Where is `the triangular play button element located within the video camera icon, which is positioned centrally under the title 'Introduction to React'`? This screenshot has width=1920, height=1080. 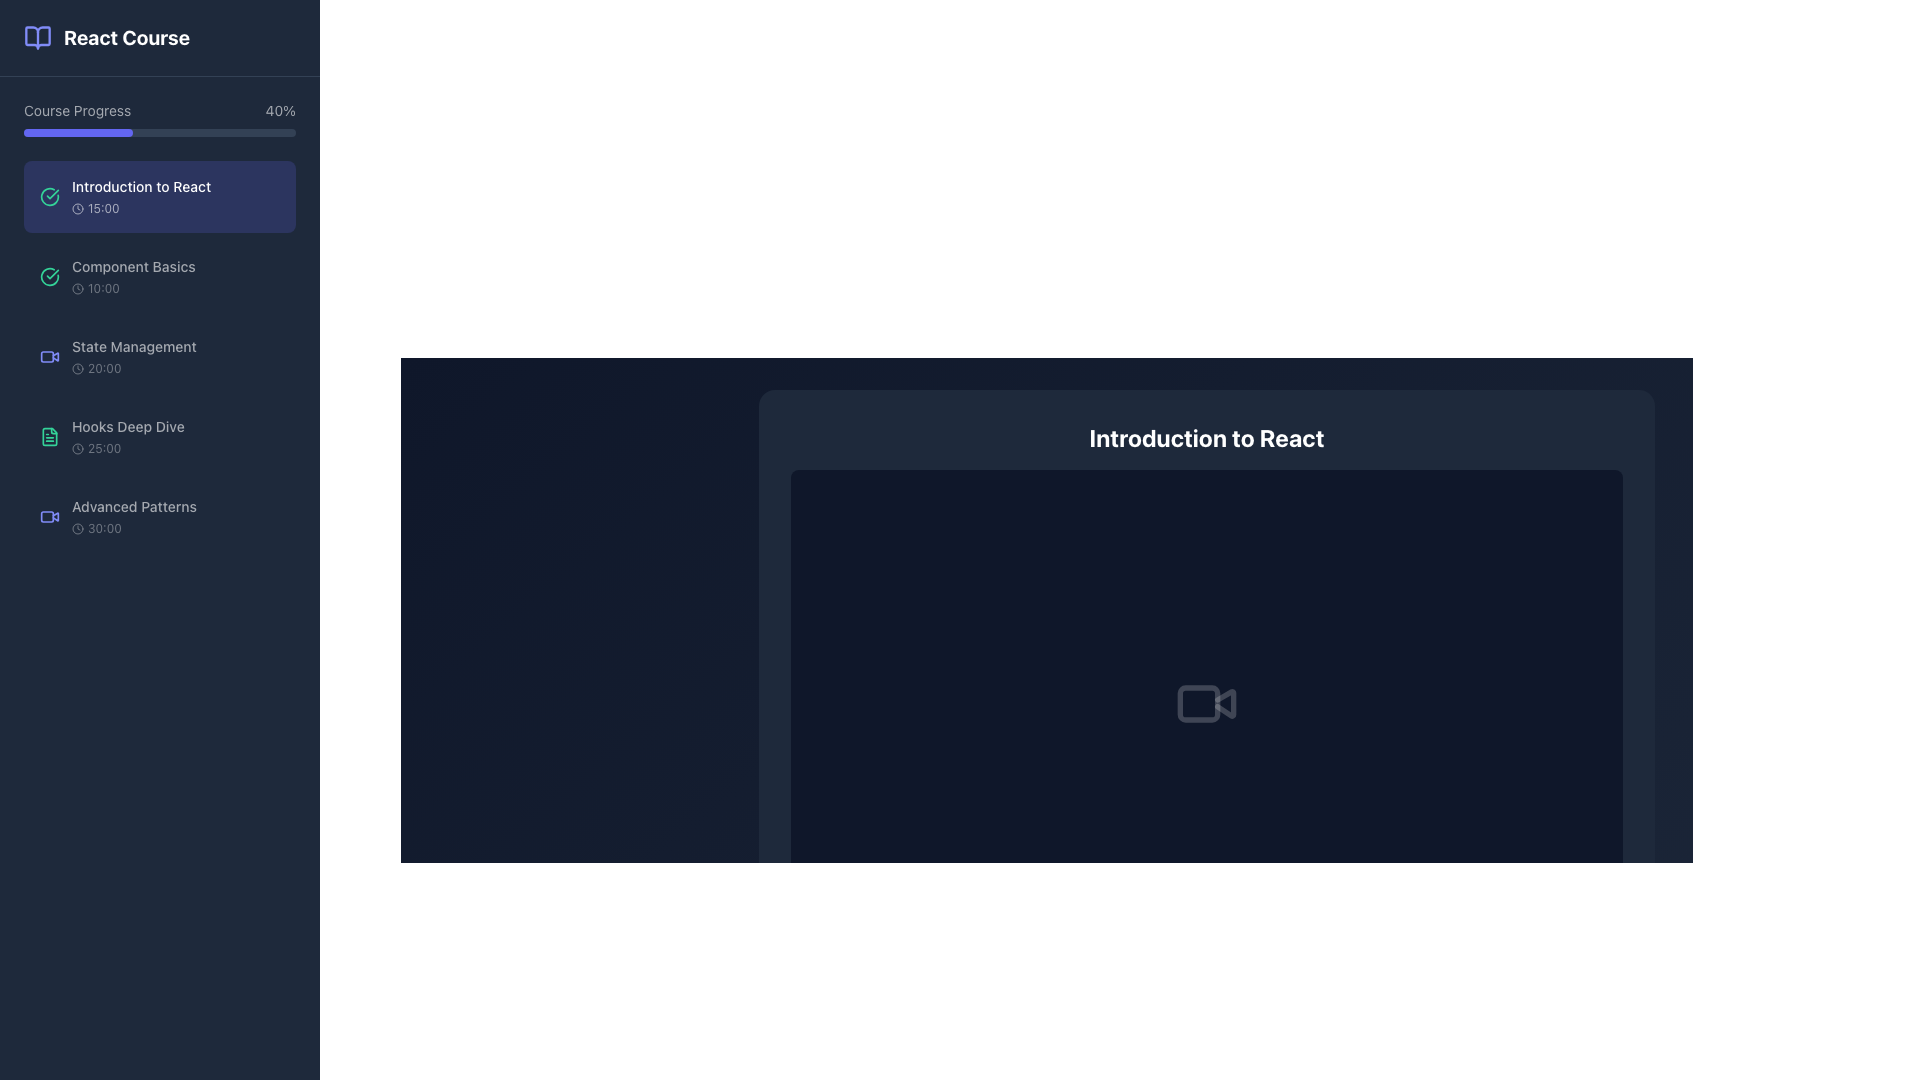
the triangular play button element located within the video camera icon, which is positioned centrally under the title 'Introduction to React' is located at coordinates (1224, 702).